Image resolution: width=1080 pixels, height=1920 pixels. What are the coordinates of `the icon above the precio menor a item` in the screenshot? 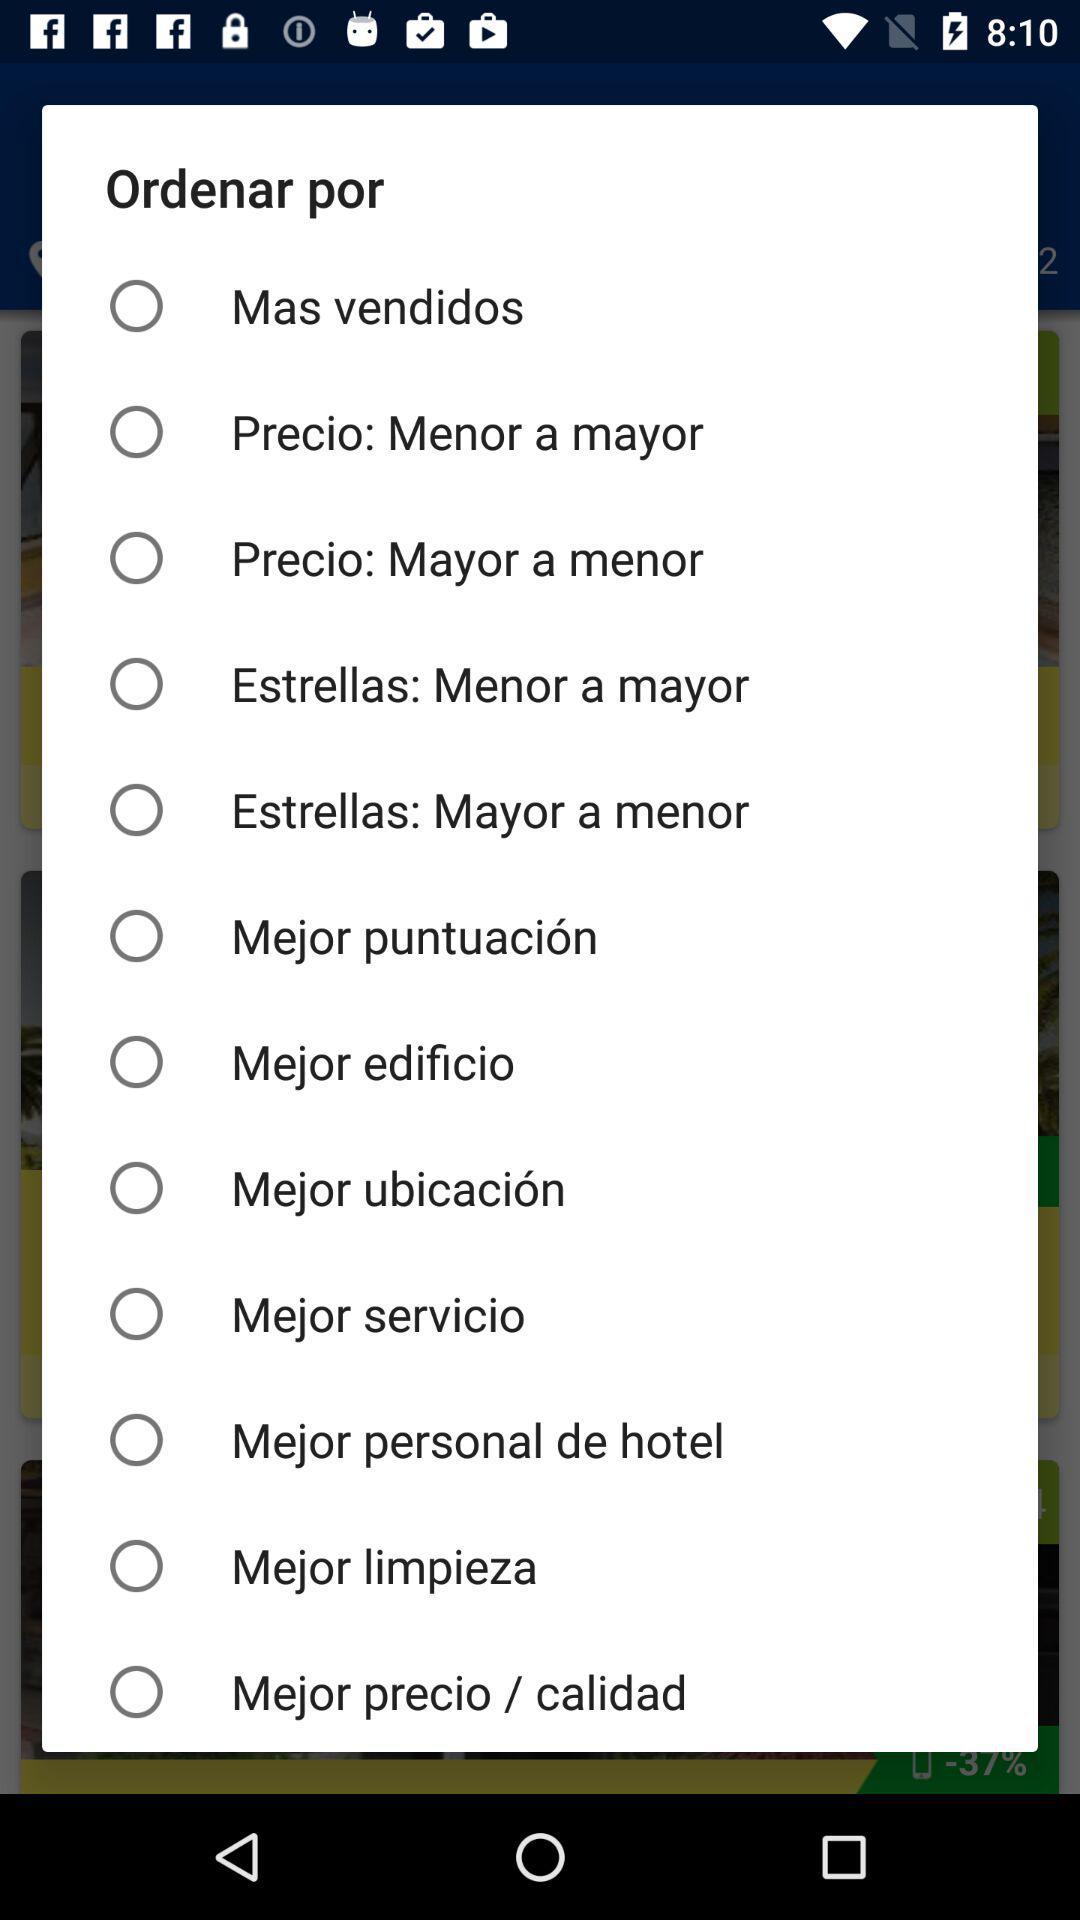 It's located at (540, 305).